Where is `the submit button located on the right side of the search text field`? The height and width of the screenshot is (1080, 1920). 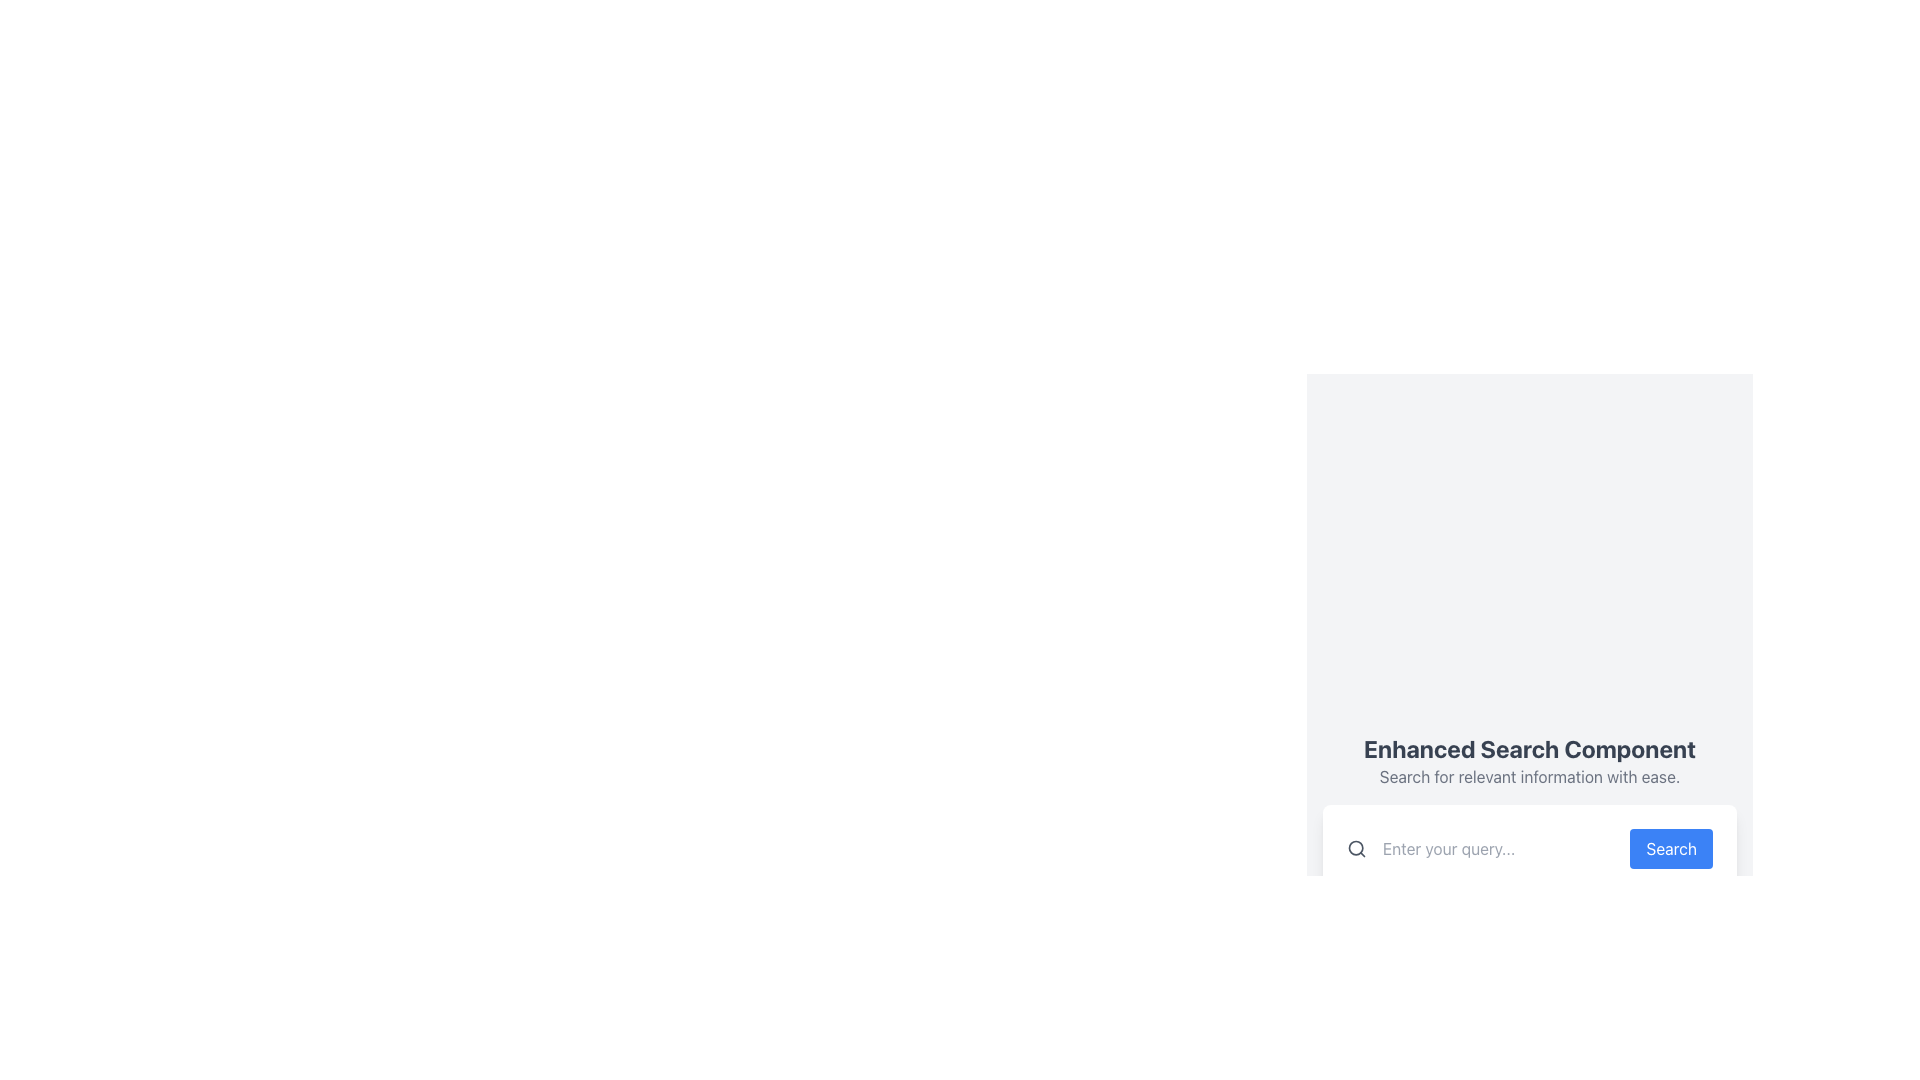 the submit button located on the right side of the search text field is located at coordinates (1671, 848).